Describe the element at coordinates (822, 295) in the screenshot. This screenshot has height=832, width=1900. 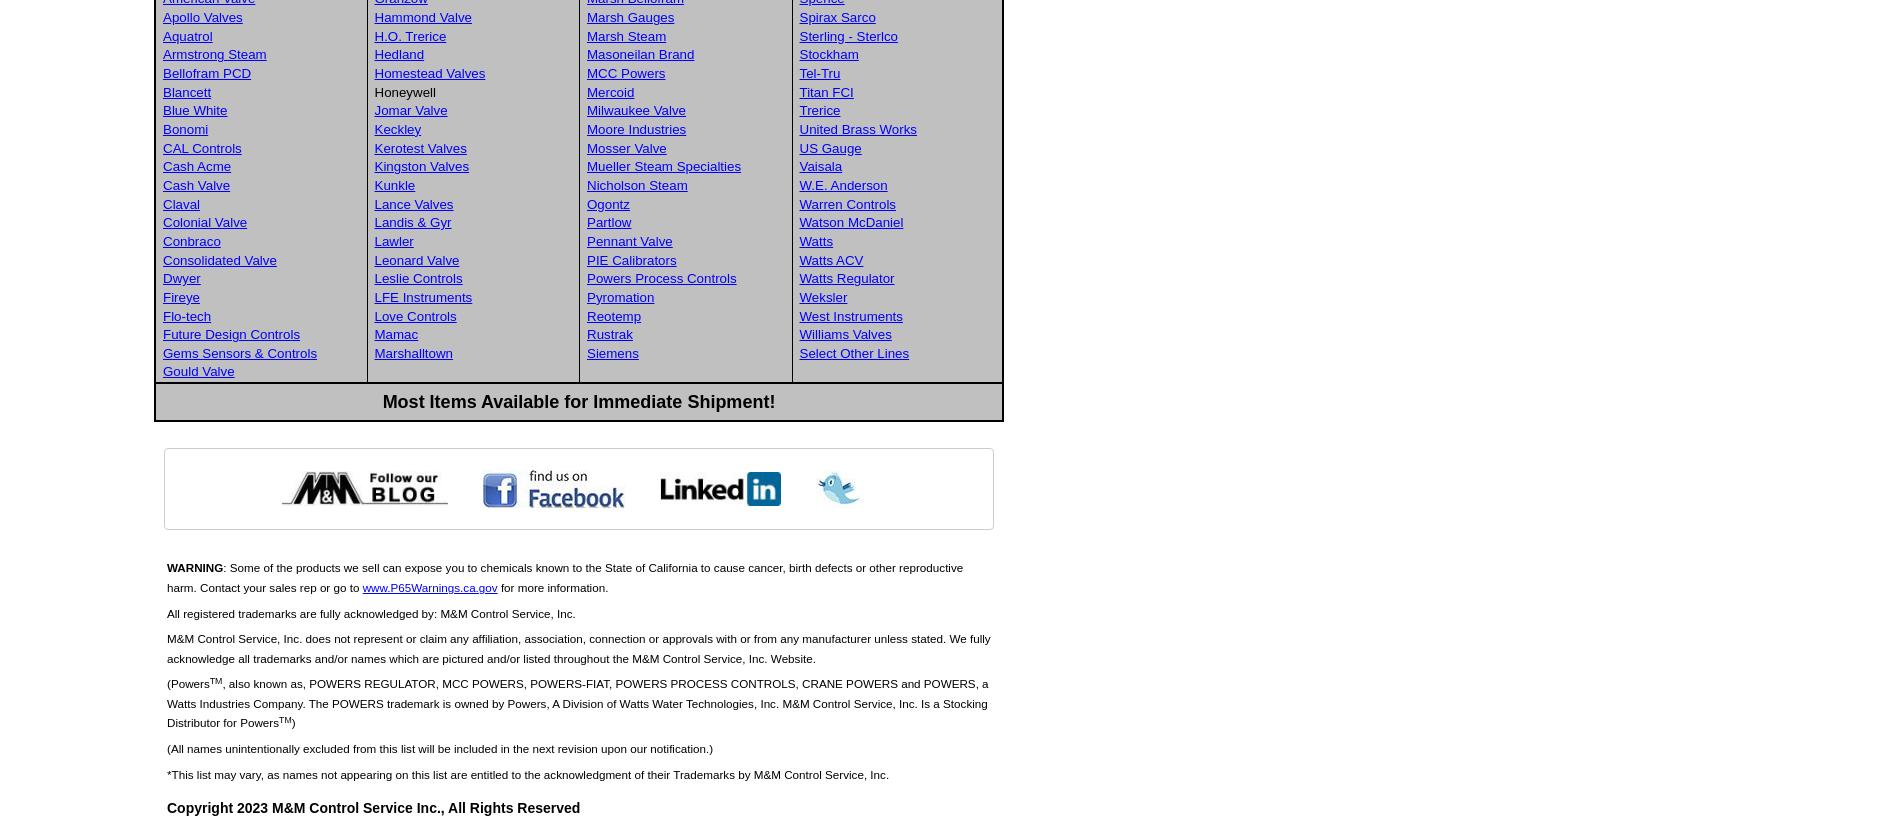
I see `'Weksler'` at that location.